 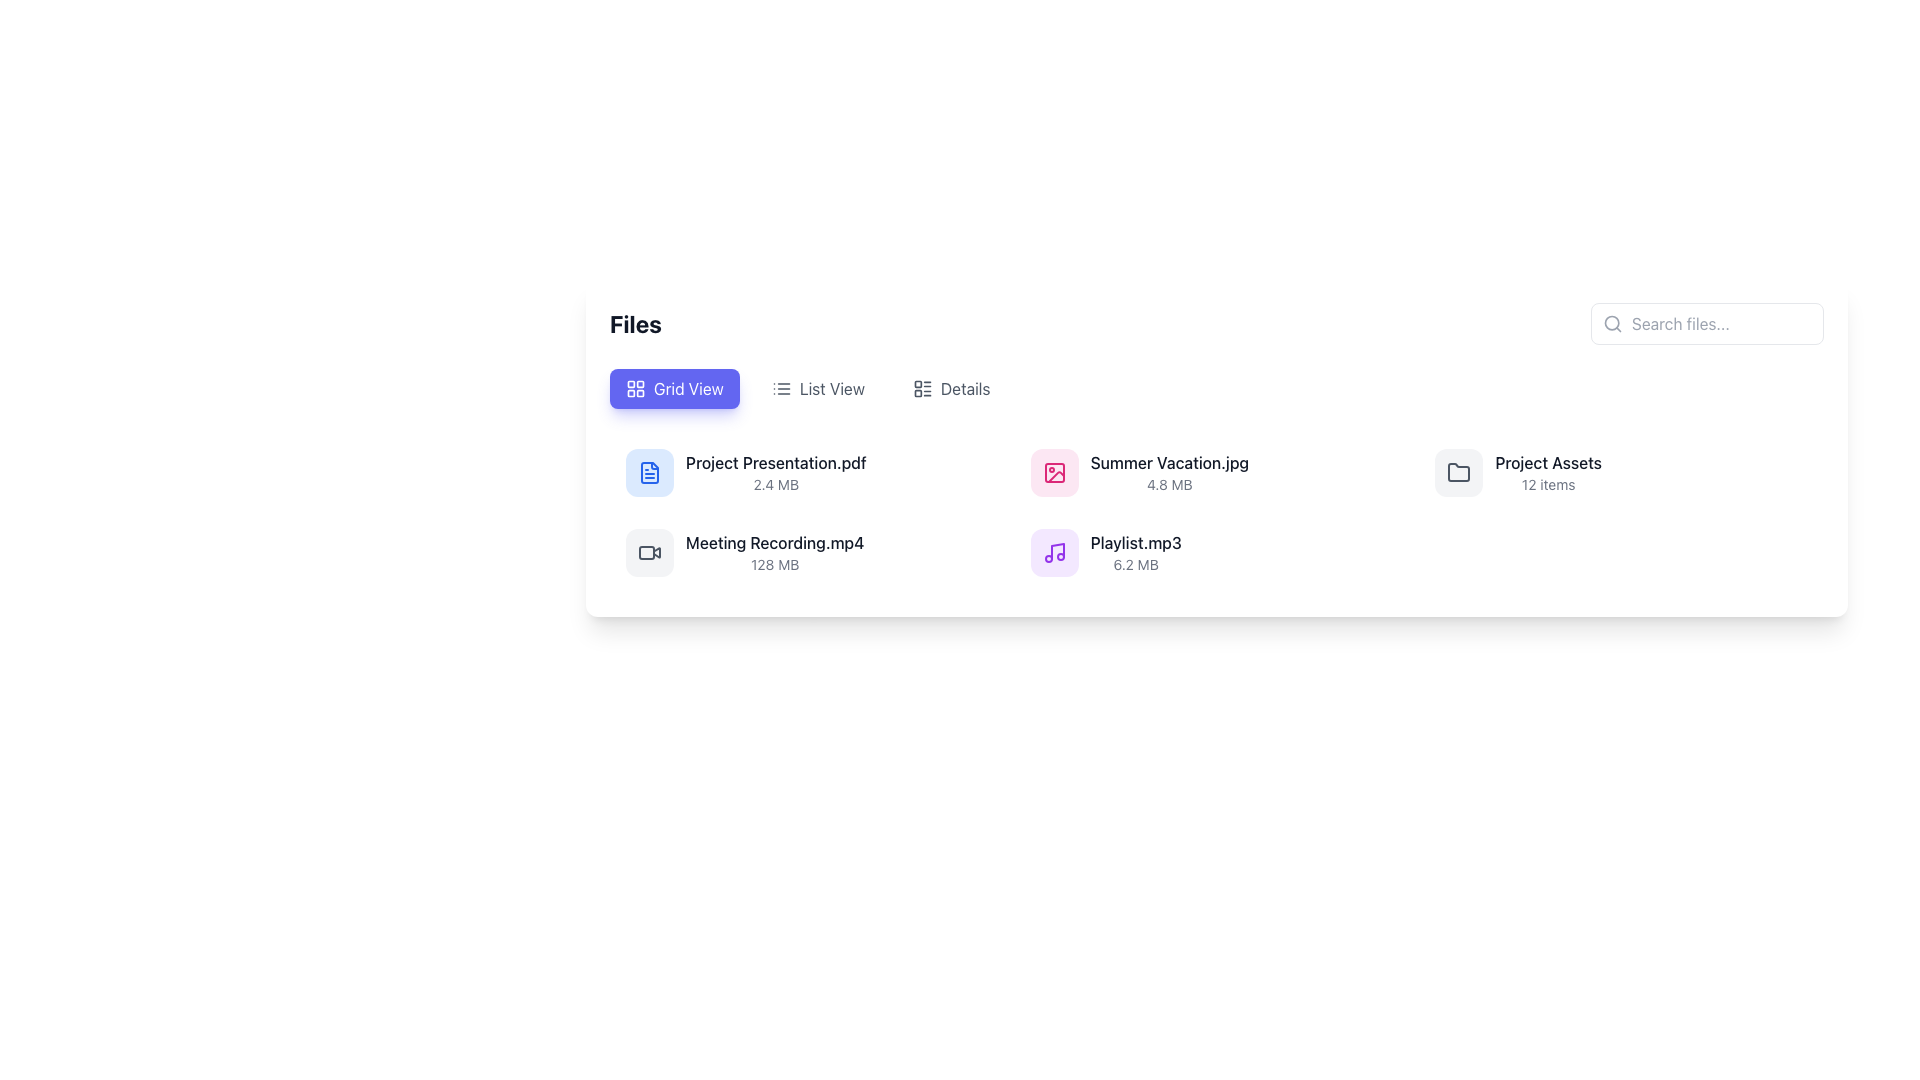 What do you see at coordinates (812, 473) in the screenshot?
I see `the first file list entry in the grid view` at bounding box center [812, 473].